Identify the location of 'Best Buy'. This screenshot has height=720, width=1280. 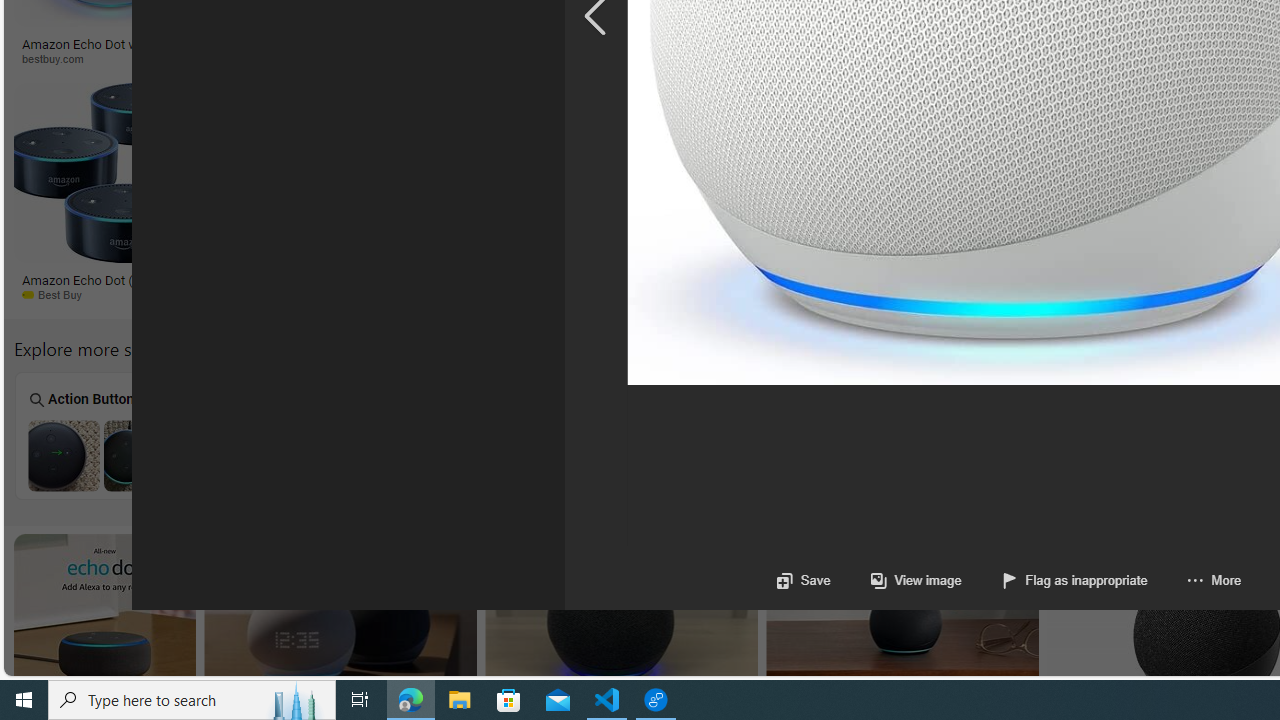
(59, 294).